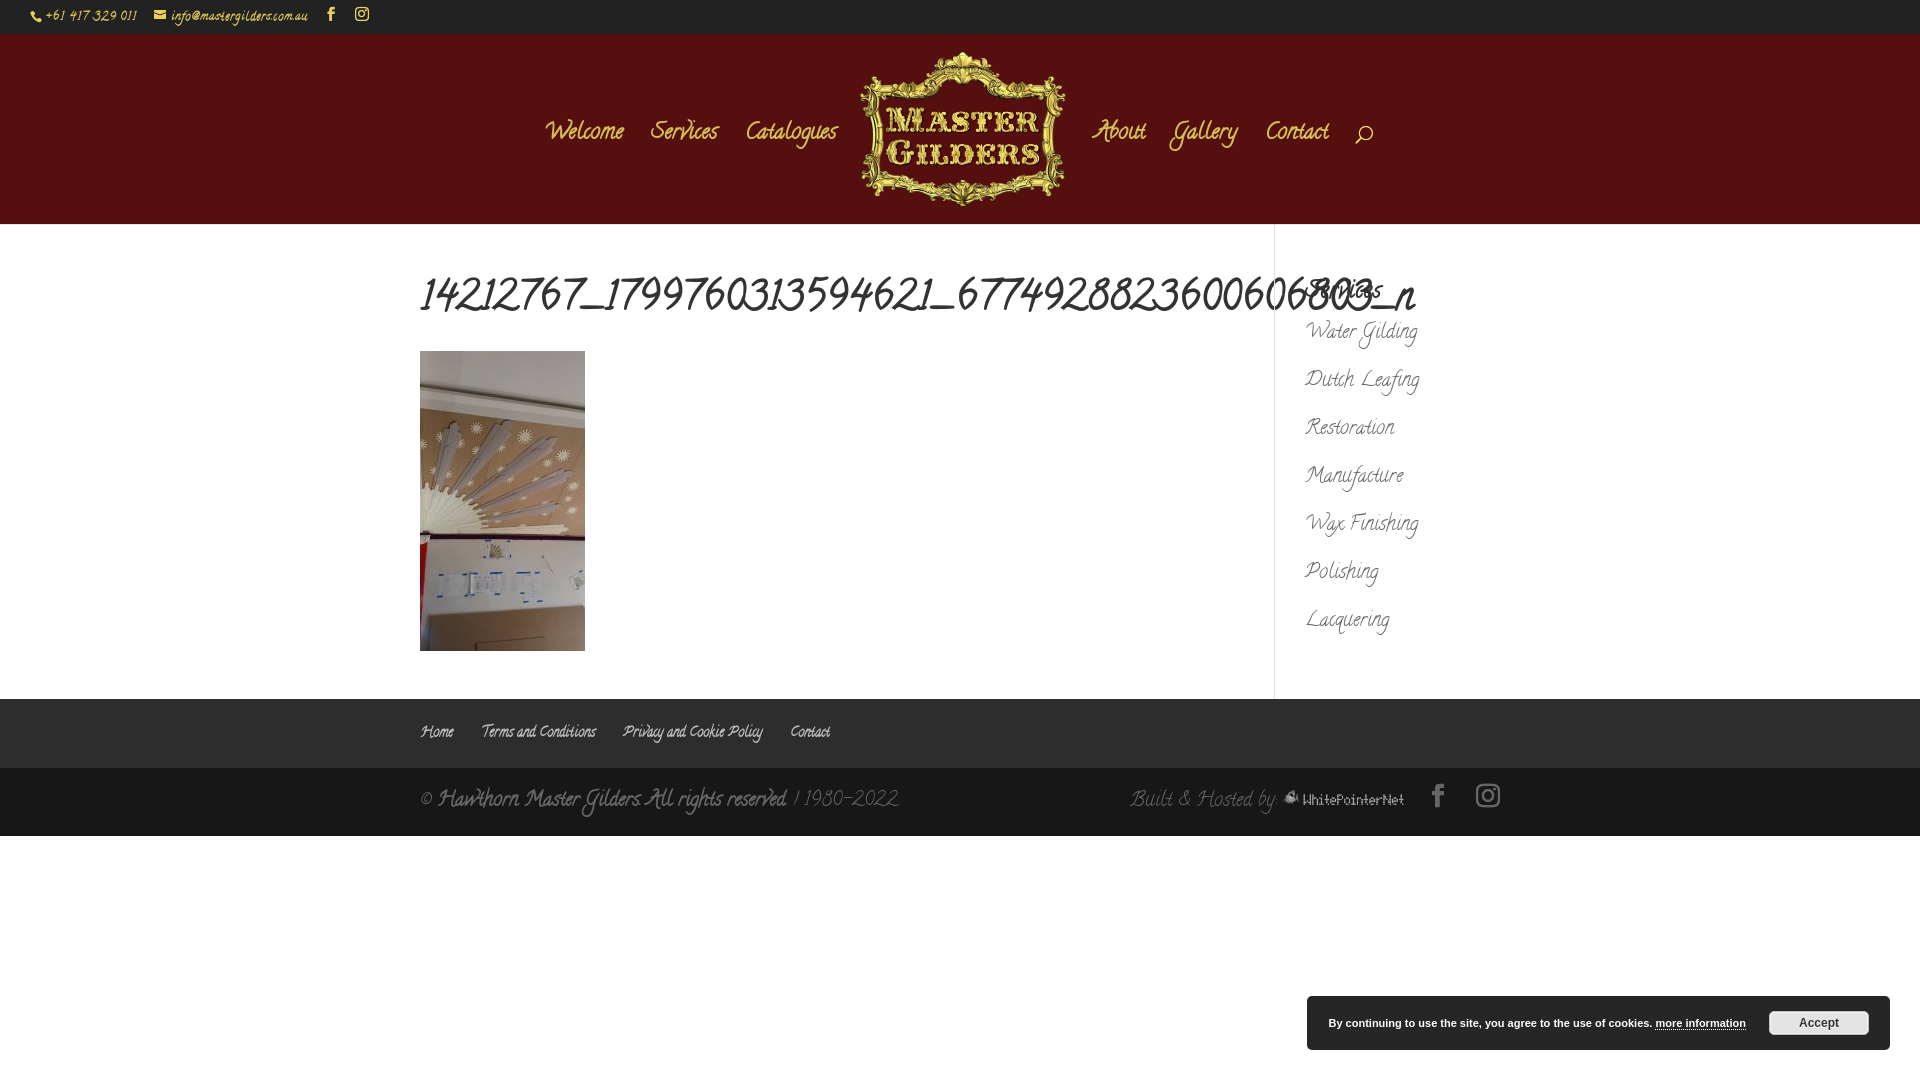 The width and height of the screenshot is (1920, 1080). I want to click on 'Accept', so click(1819, 1022).